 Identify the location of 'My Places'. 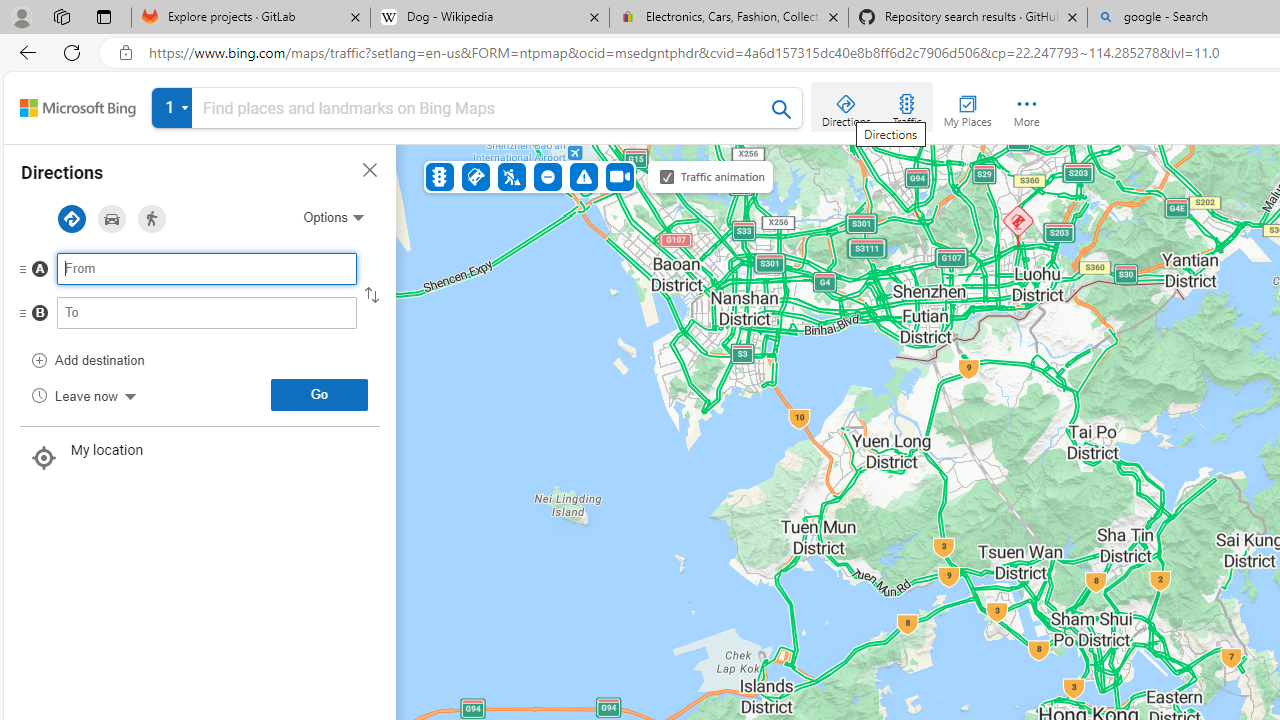
(967, 106).